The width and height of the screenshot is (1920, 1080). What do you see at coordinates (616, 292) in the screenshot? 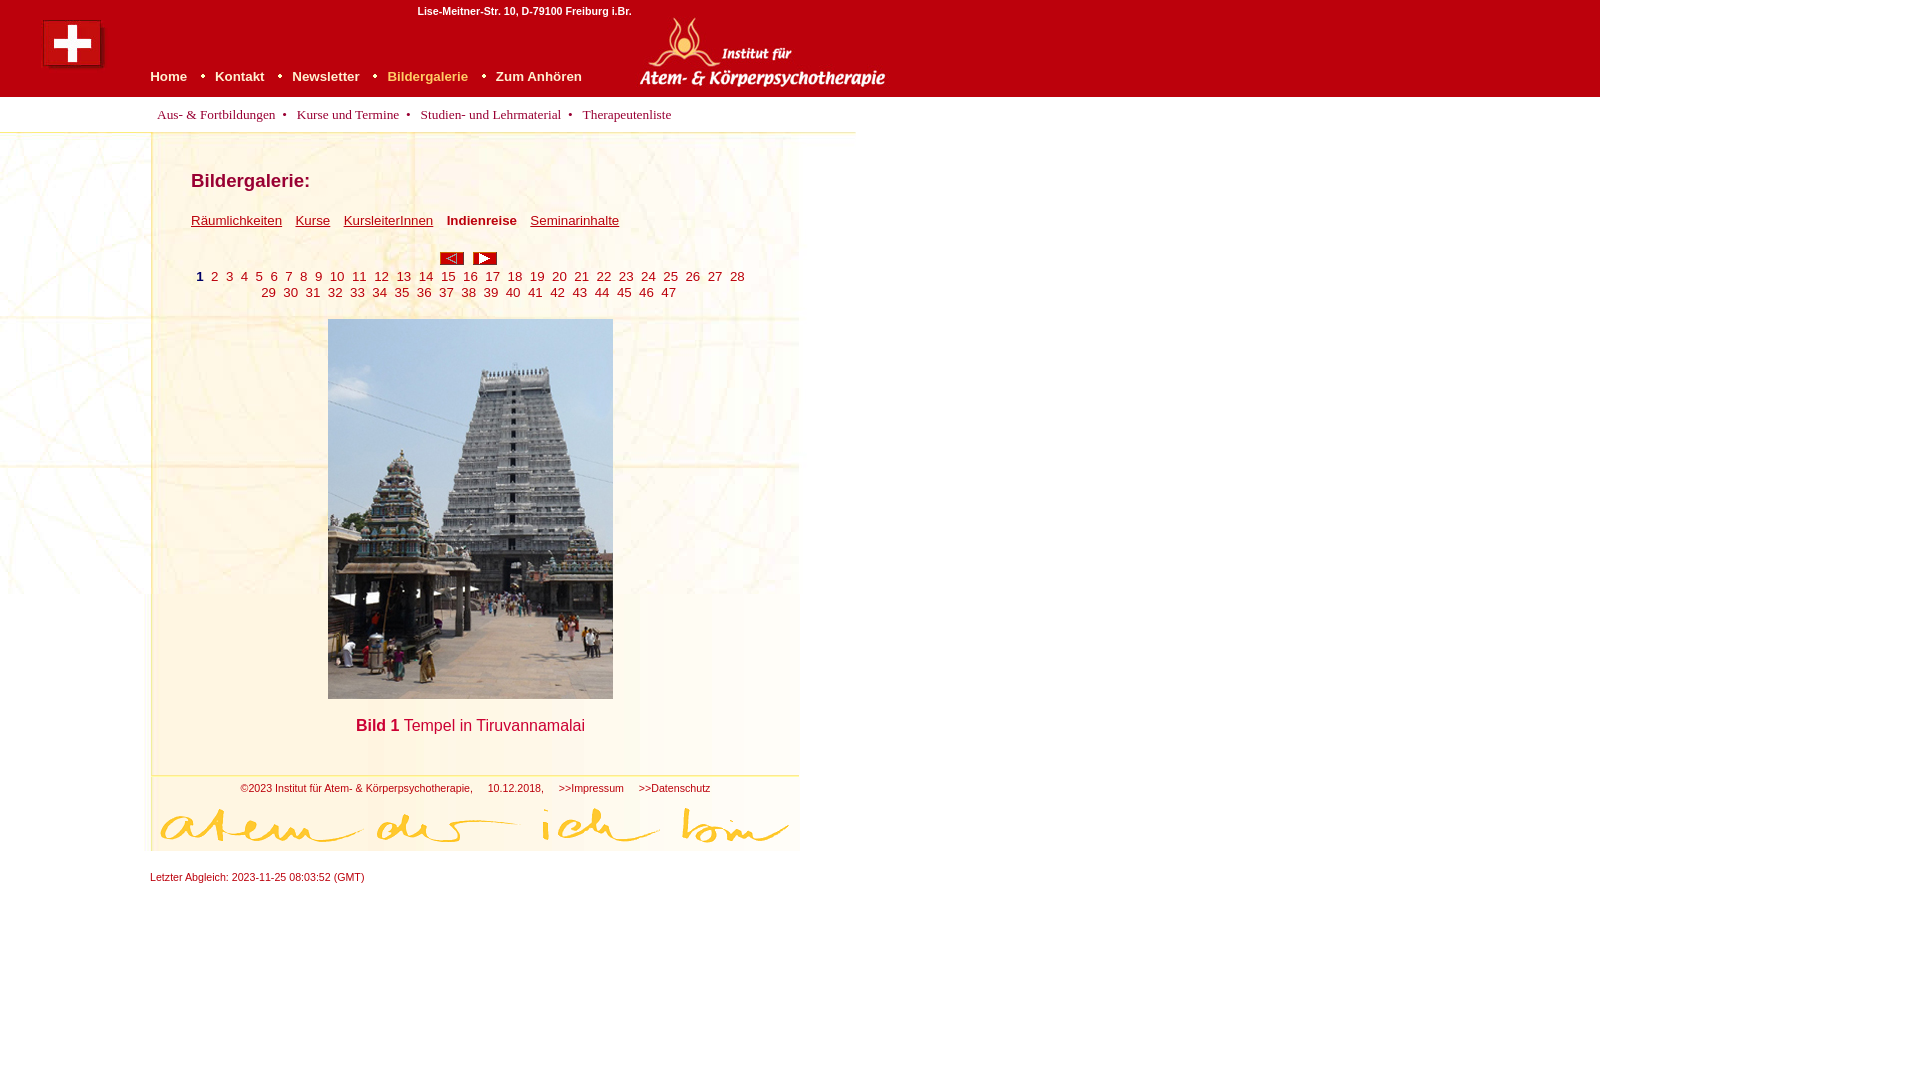
I see `'45'` at bounding box center [616, 292].